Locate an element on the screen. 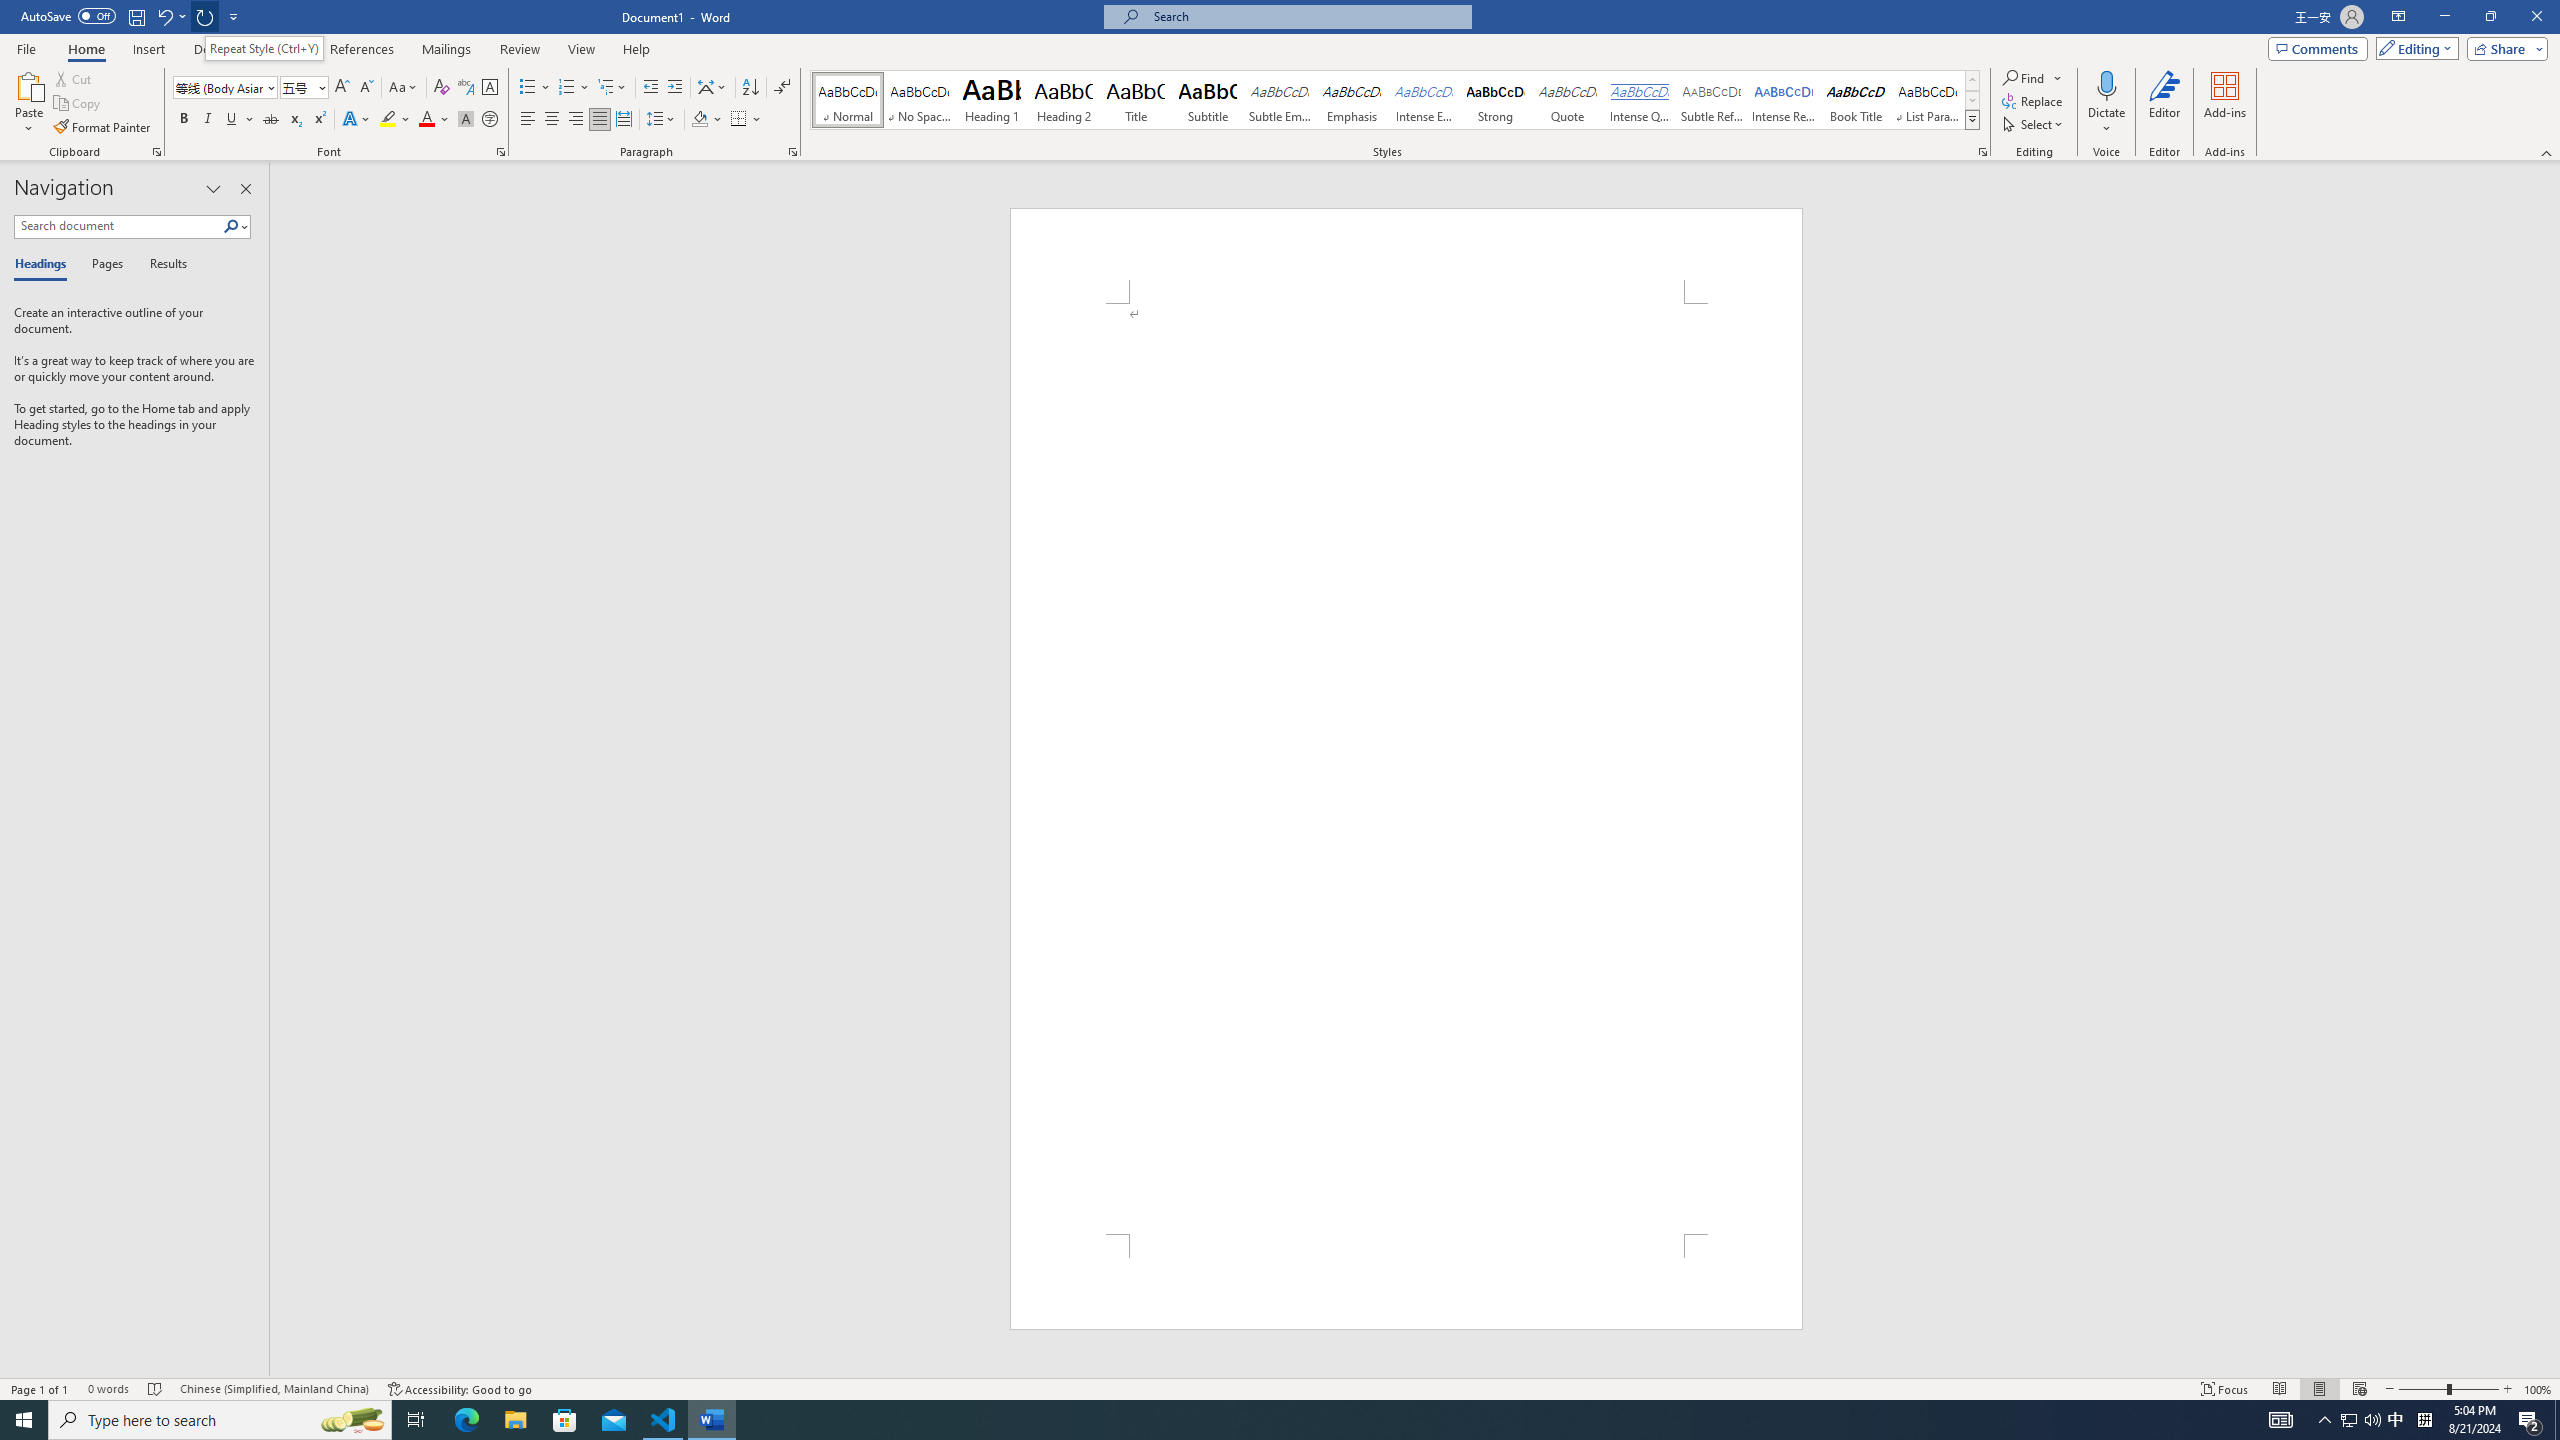 This screenshot has width=2560, height=1440. 'Zoom In' is located at coordinates (2507, 1389).